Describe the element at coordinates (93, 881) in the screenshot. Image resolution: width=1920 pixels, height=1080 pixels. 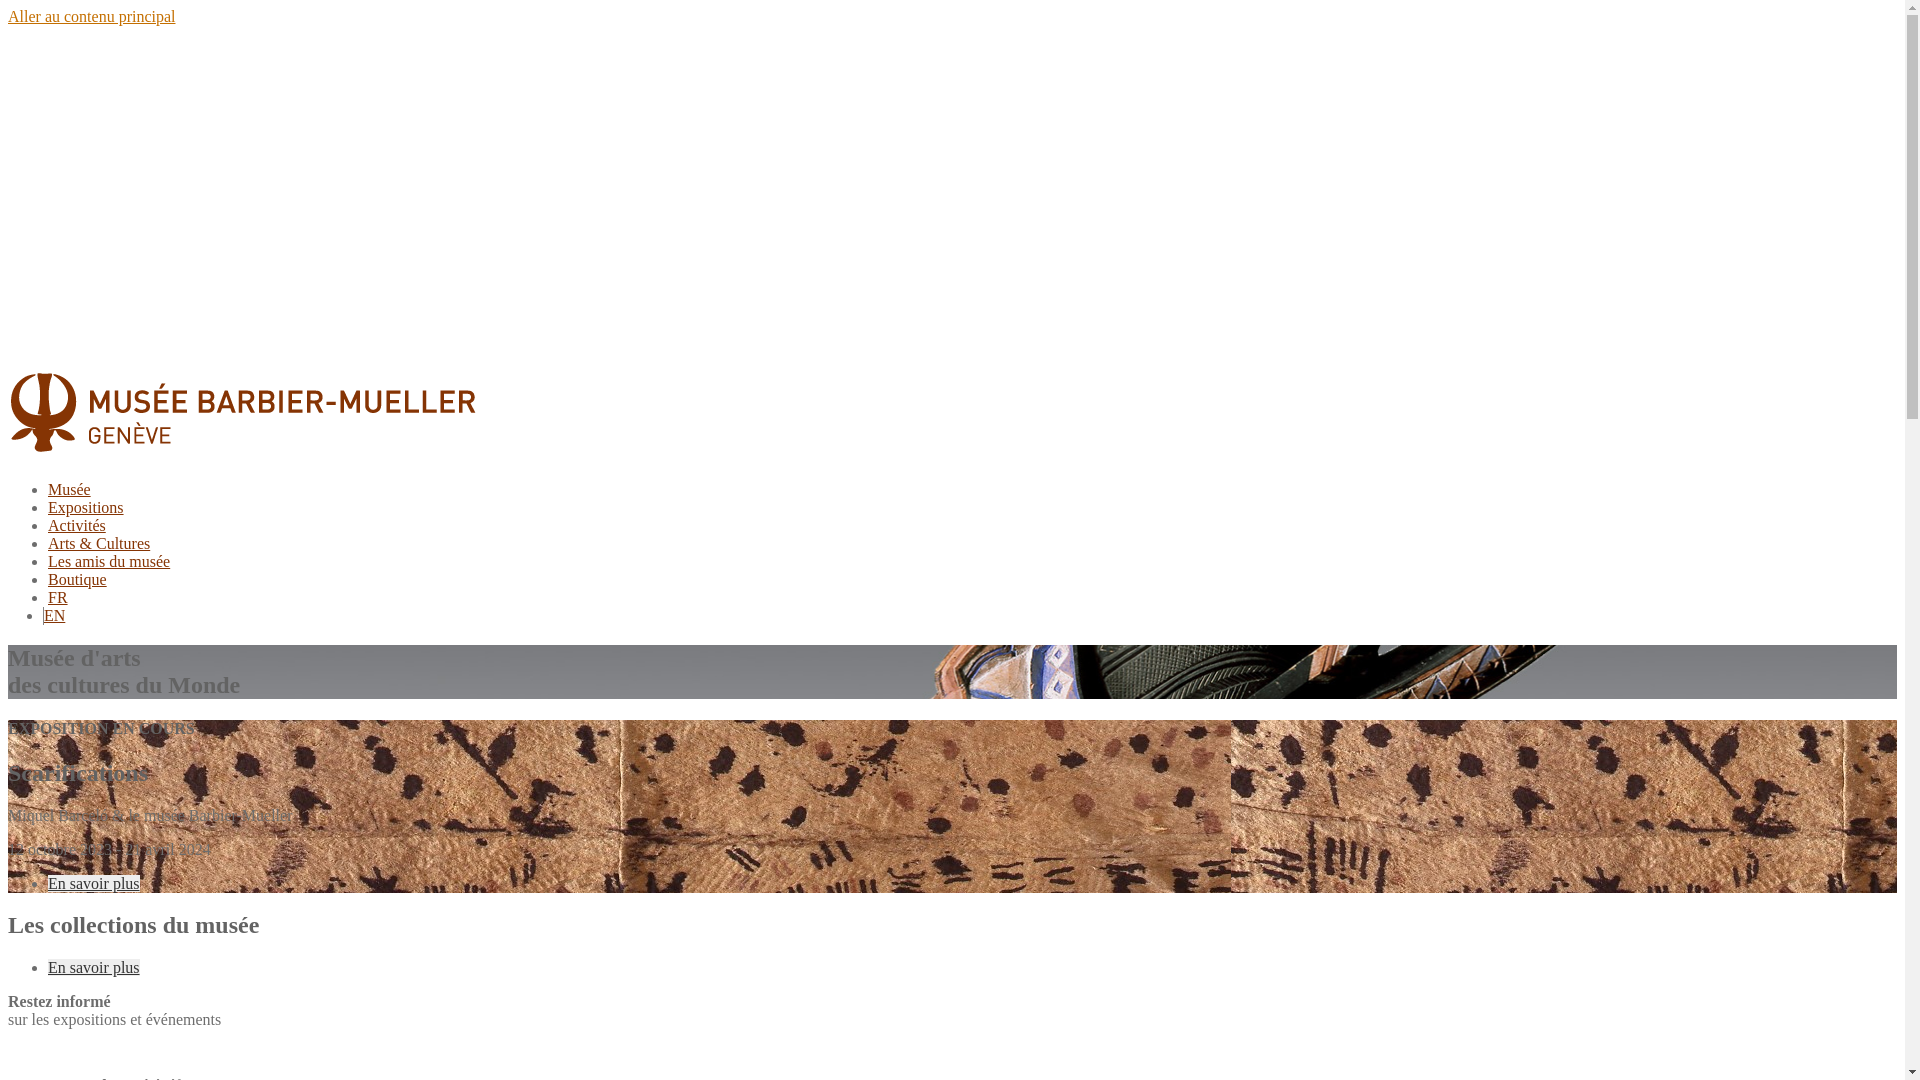
I see `'En savoir plus'` at that location.